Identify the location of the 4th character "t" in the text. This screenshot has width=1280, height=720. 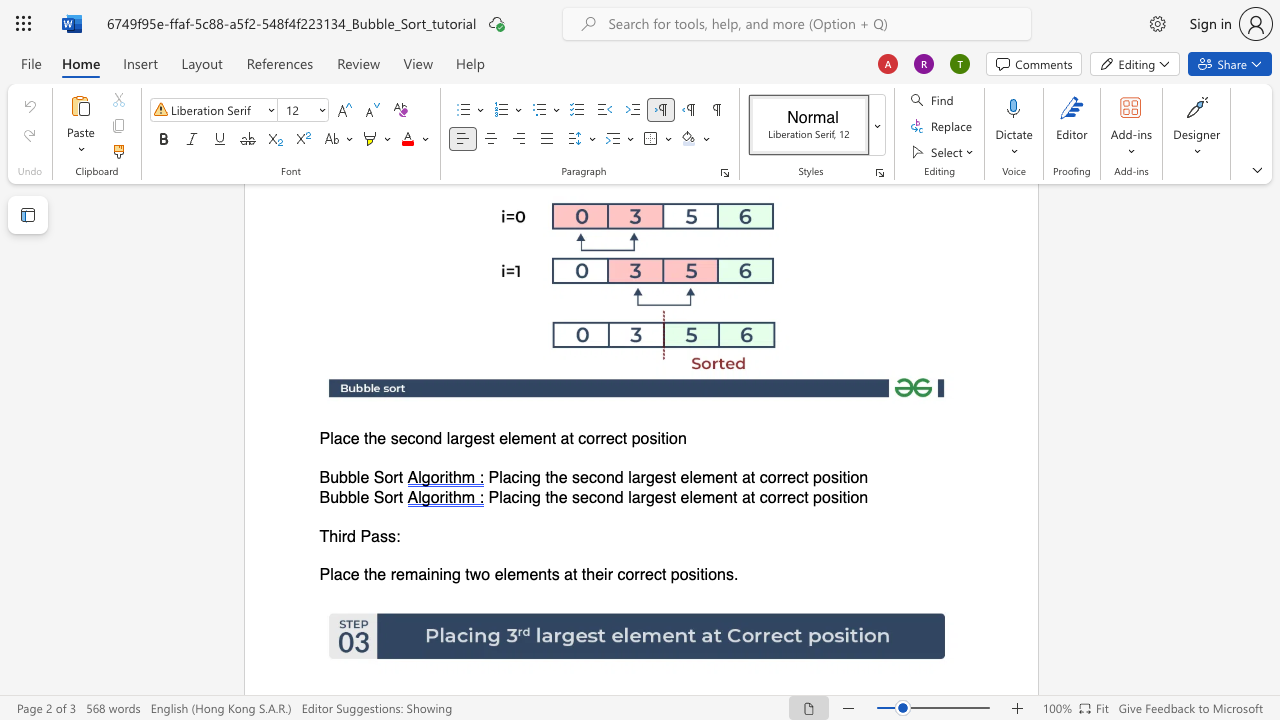
(574, 575).